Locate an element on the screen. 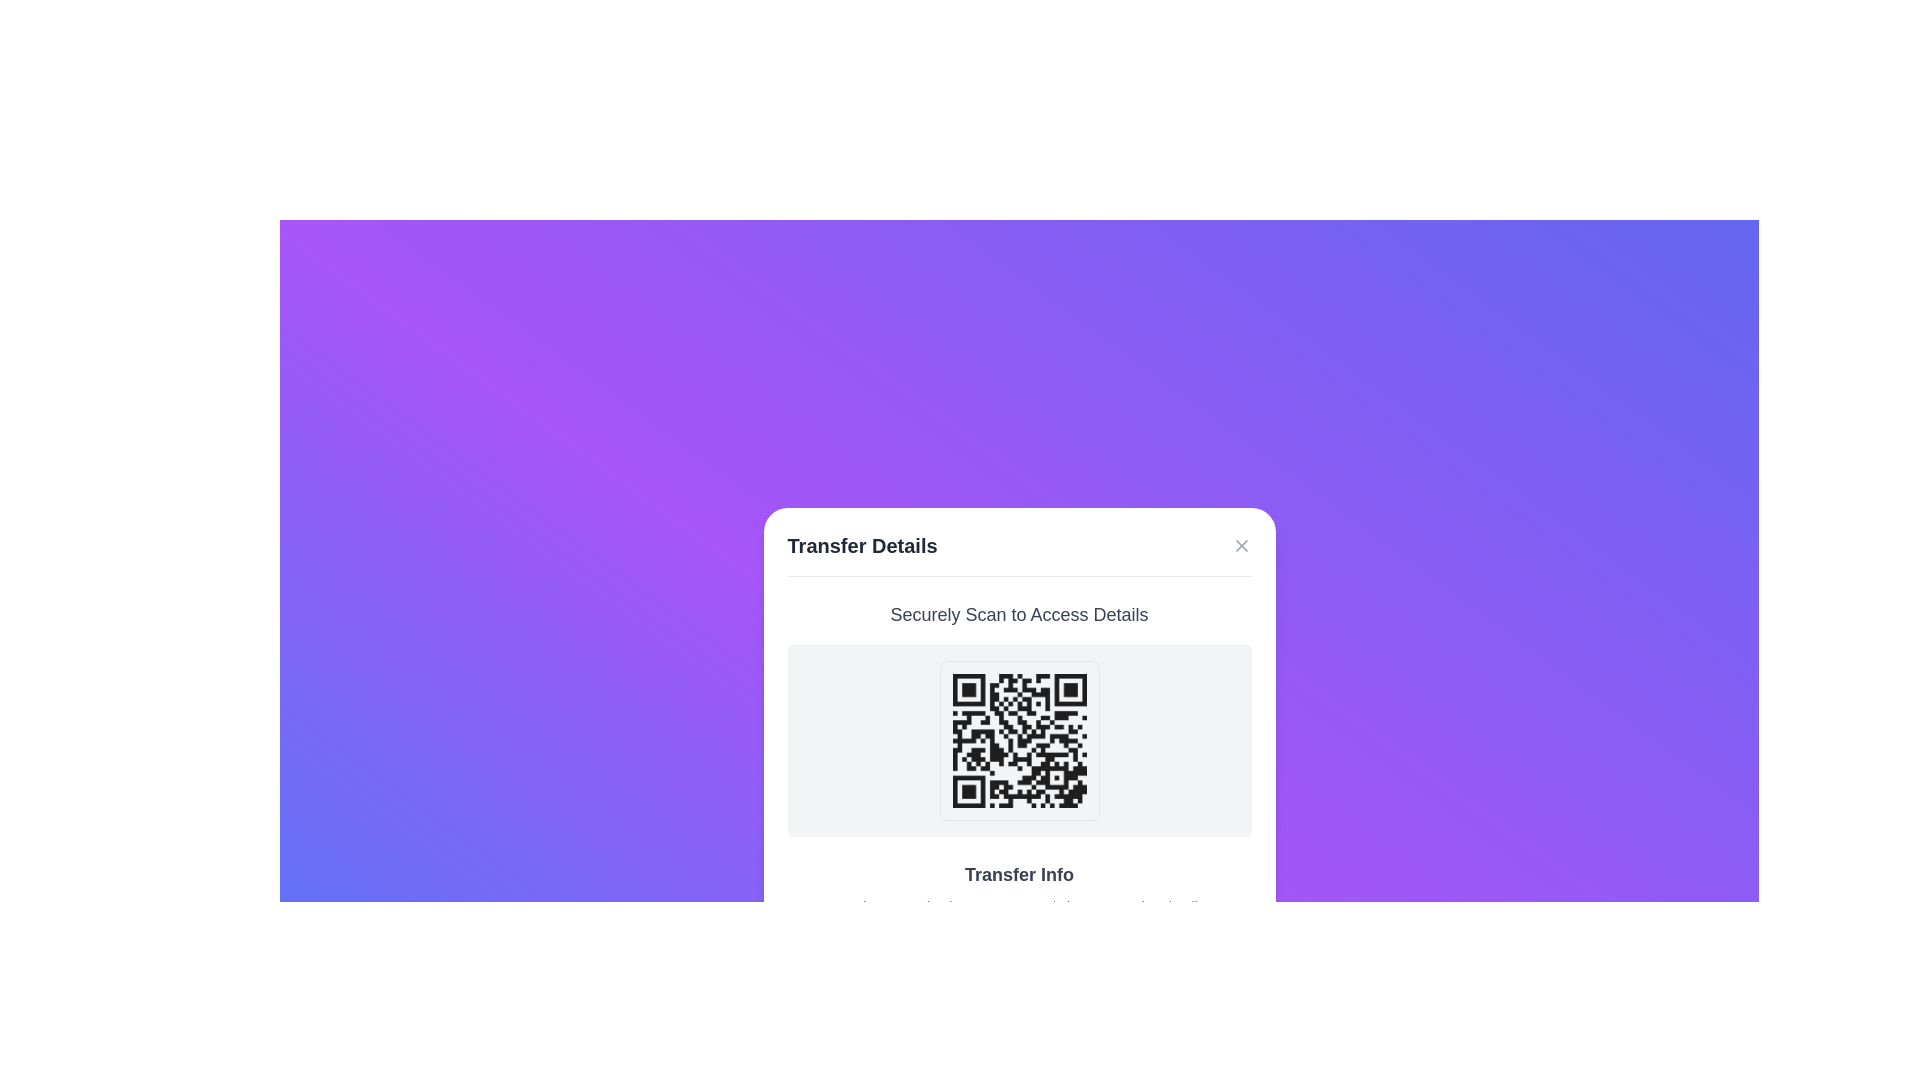 The image size is (1920, 1080). the informative block with the QR code located in the modal dialog titled 'Transfer Details', which is the second section after the title is located at coordinates (1019, 717).